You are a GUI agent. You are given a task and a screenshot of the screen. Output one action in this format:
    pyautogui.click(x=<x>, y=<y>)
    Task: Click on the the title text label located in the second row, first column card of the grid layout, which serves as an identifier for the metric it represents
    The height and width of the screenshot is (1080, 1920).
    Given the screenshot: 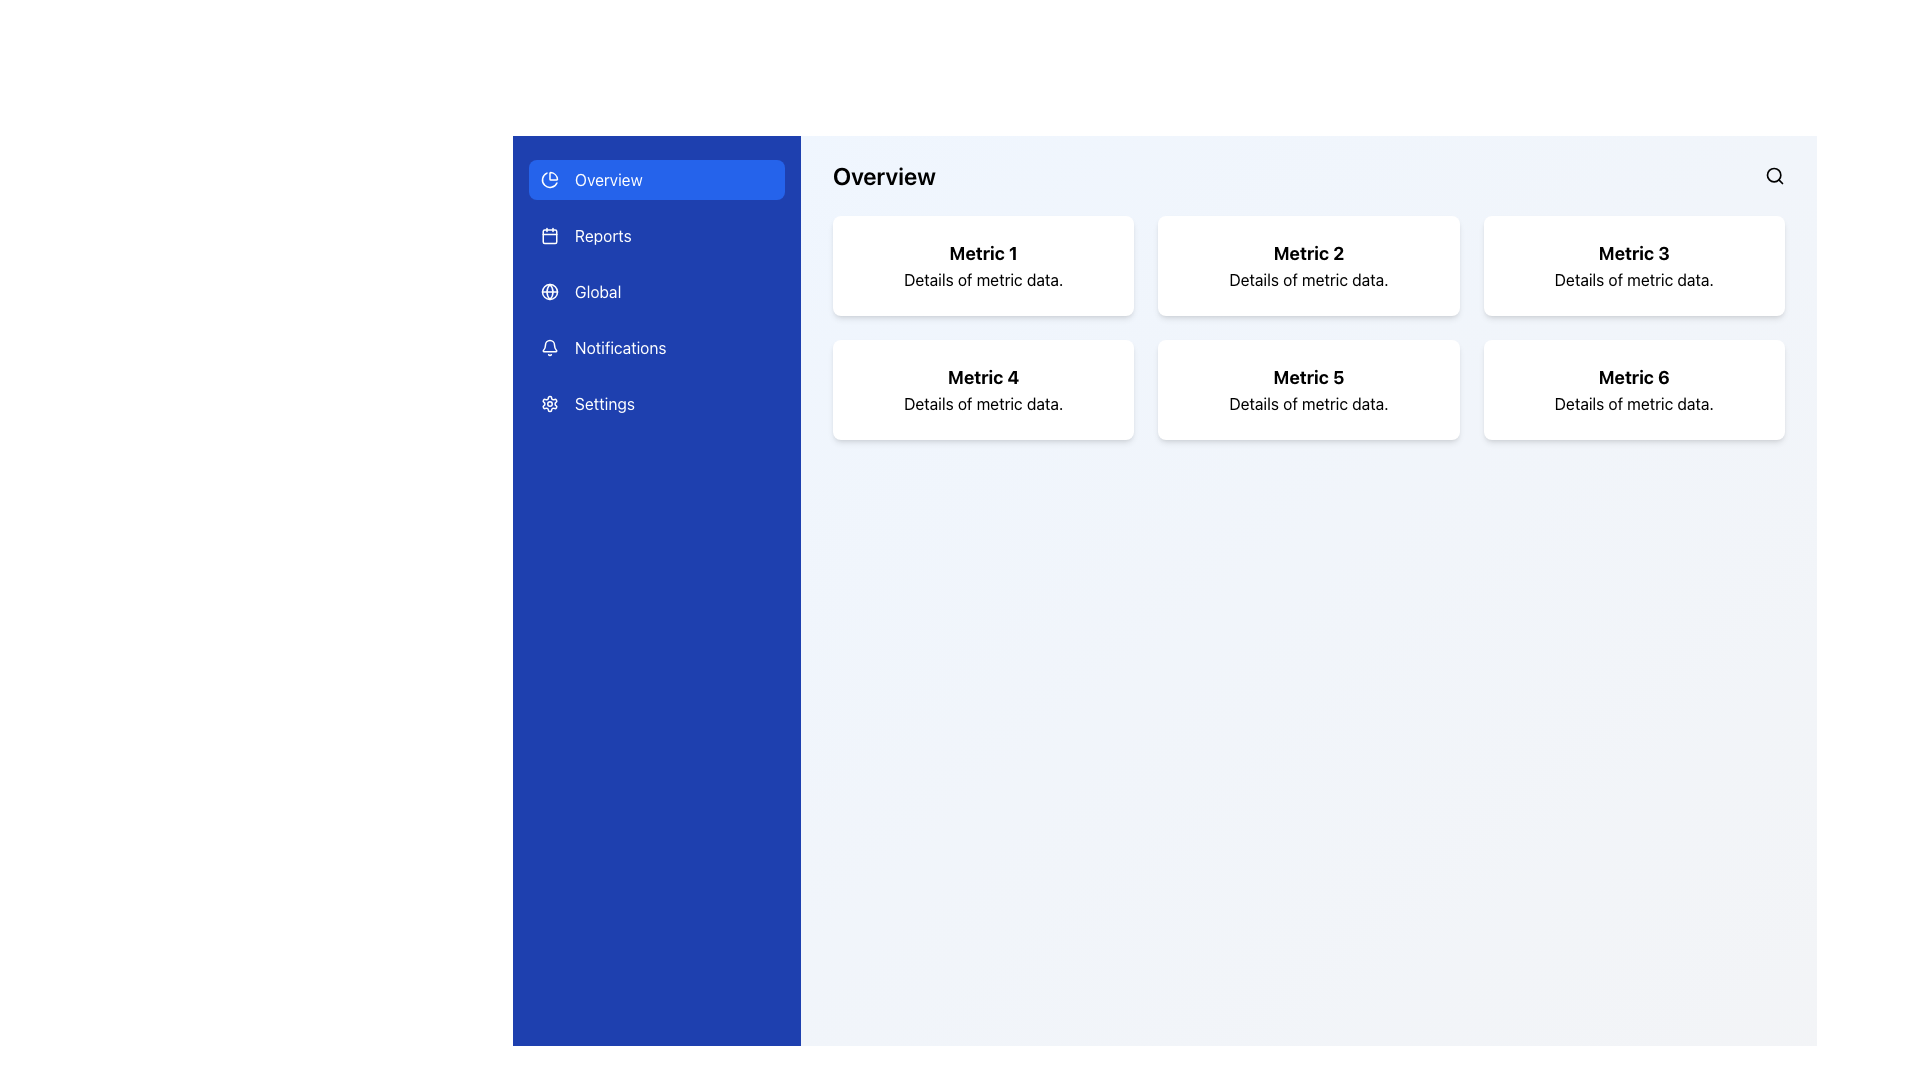 What is the action you would take?
    pyautogui.click(x=983, y=378)
    